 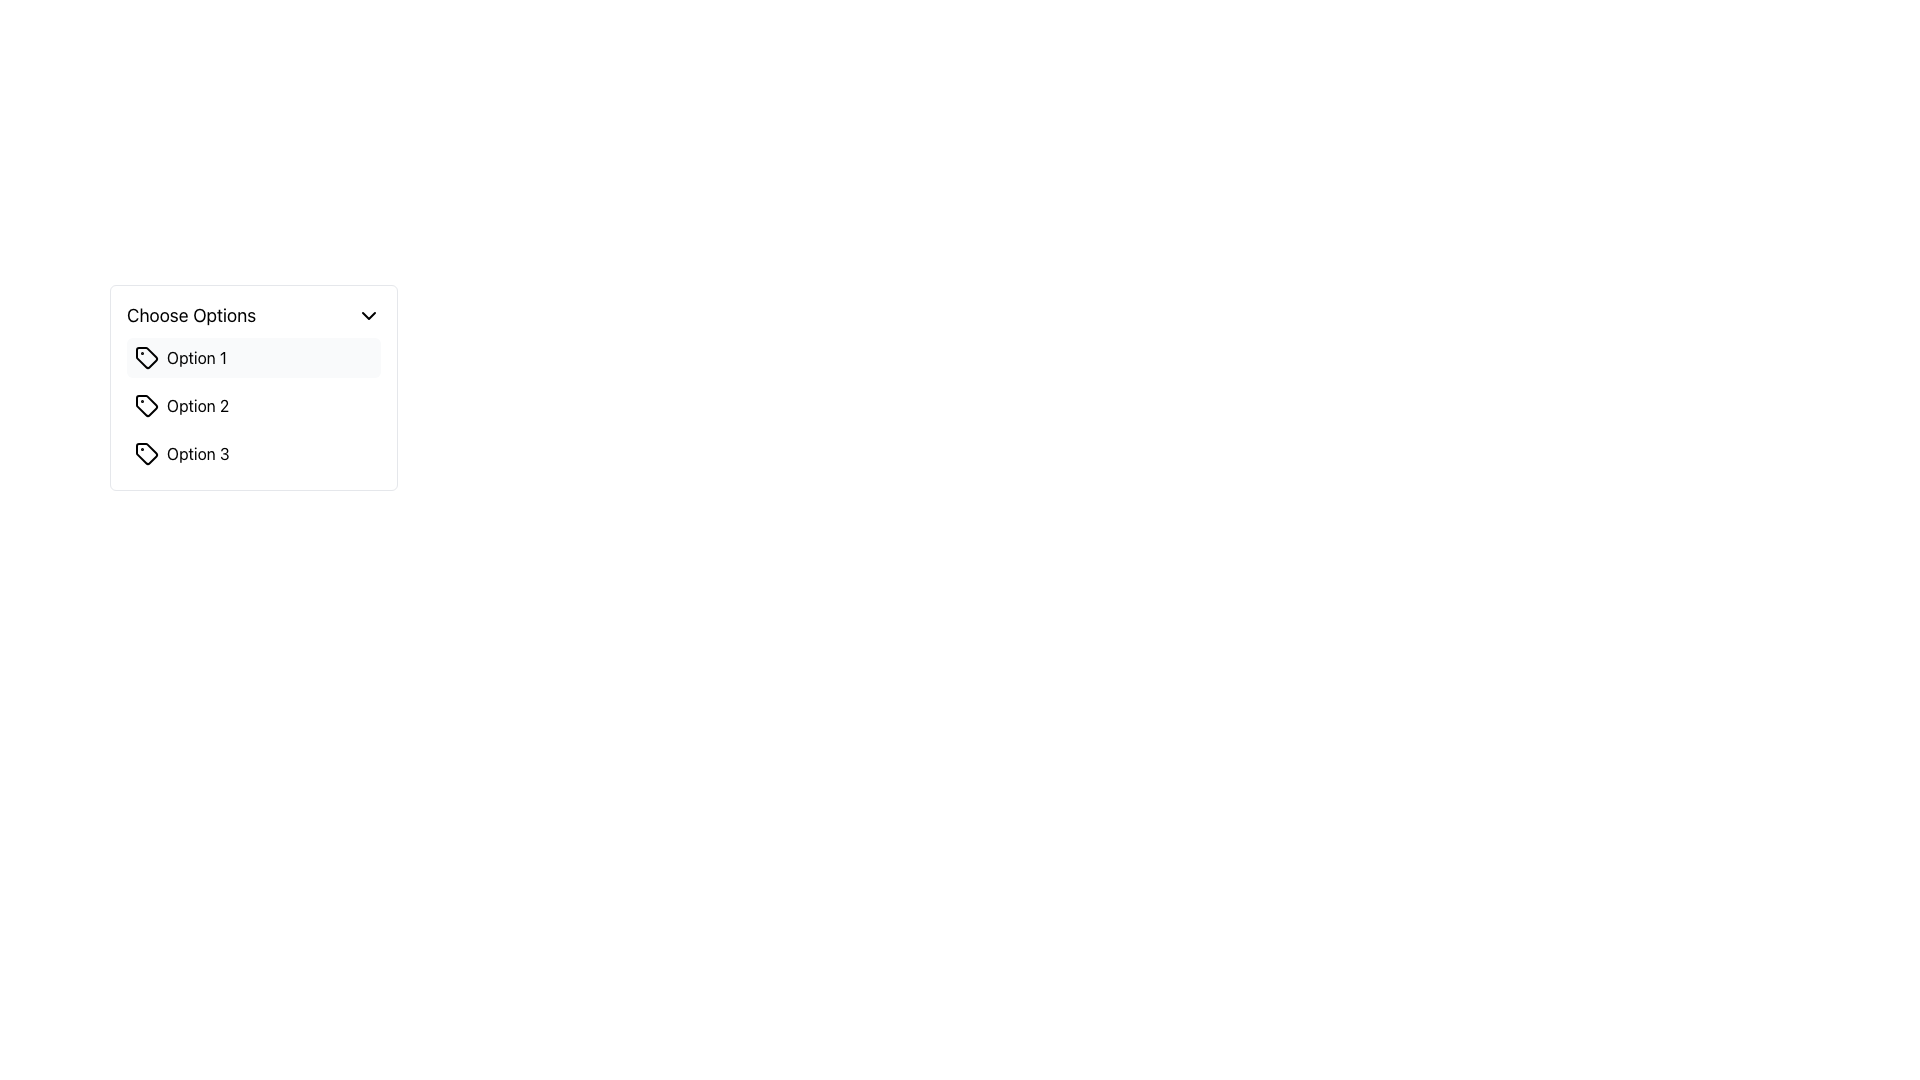 What do you see at coordinates (253, 405) in the screenshot?
I see `the second option in the 'Choose Options' dropdown list` at bounding box center [253, 405].